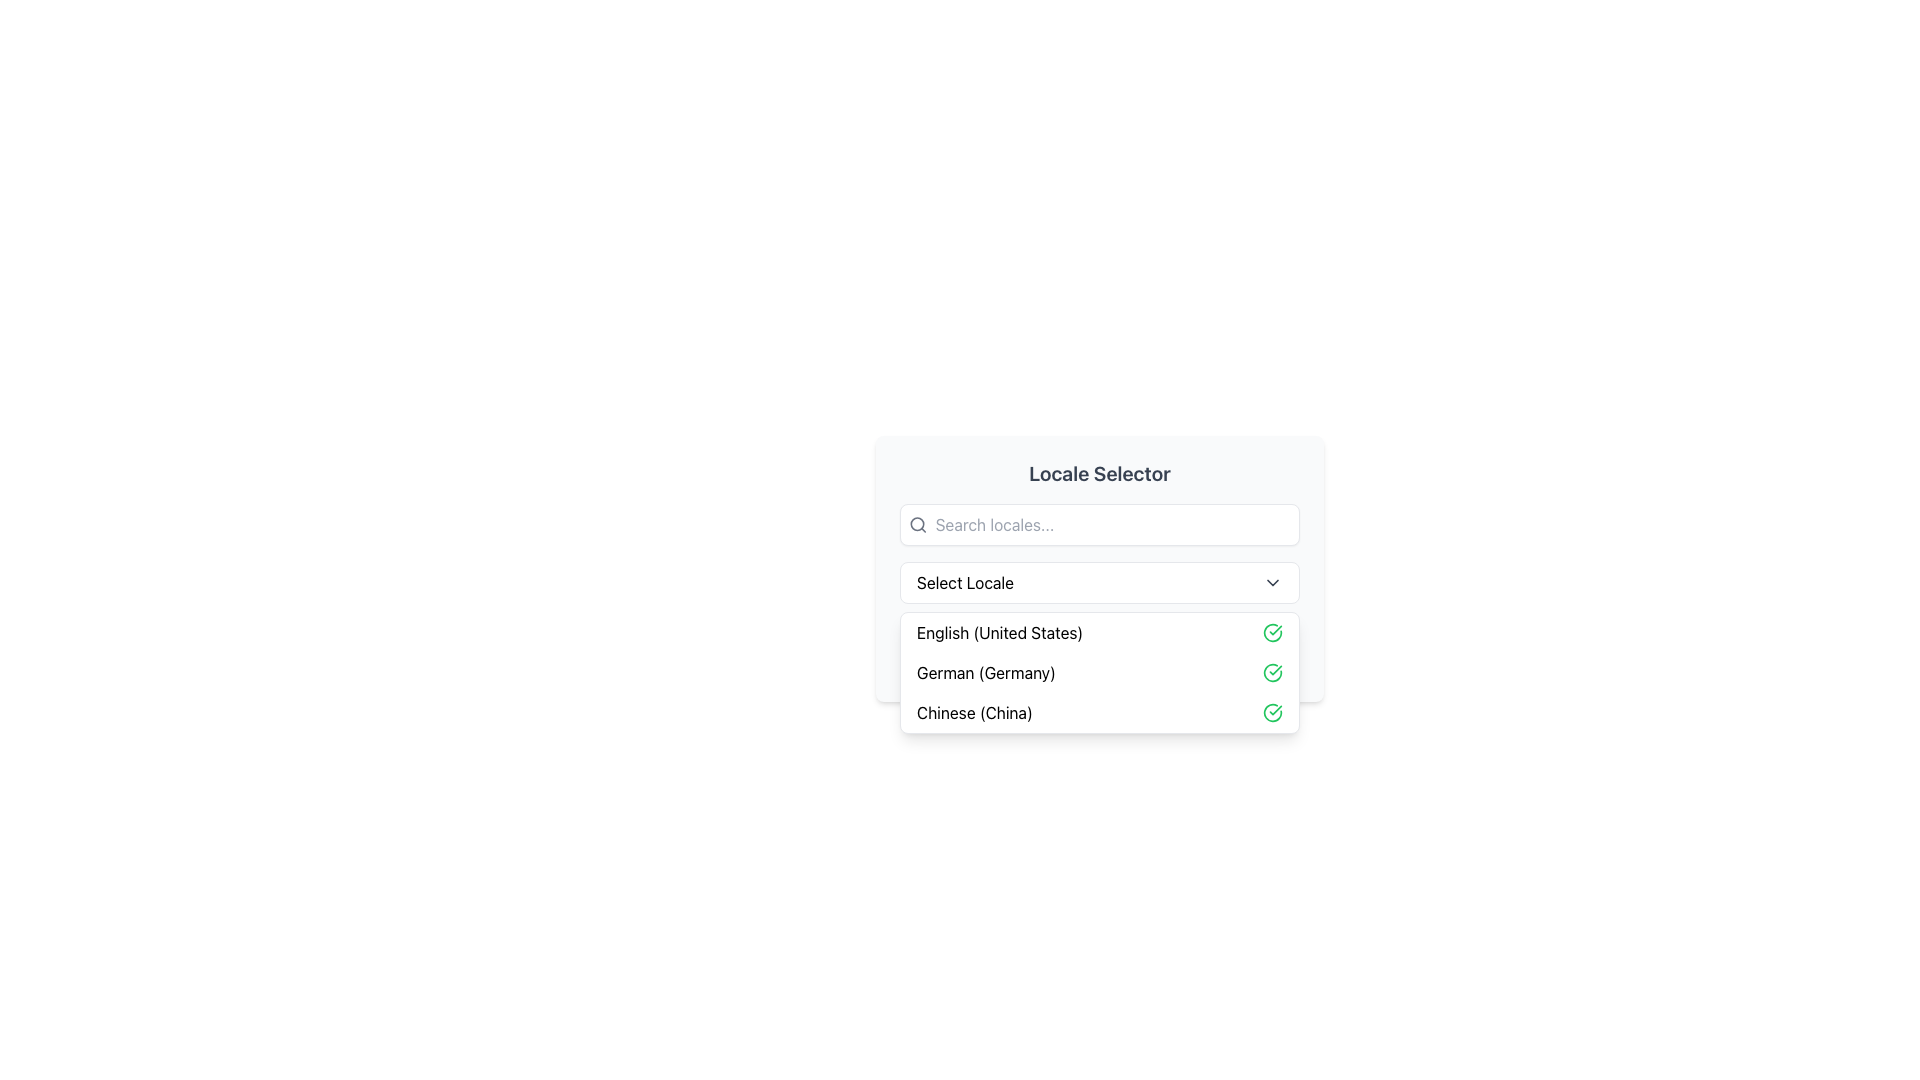 Image resolution: width=1920 pixels, height=1080 pixels. What do you see at coordinates (1098, 712) in the screenshot?
I see `the selectable list item for 'Chinese (China)' located in the dropdown menu labeled 'Select Locale', which is the third option in the list` at bounding box center [1098, 712].